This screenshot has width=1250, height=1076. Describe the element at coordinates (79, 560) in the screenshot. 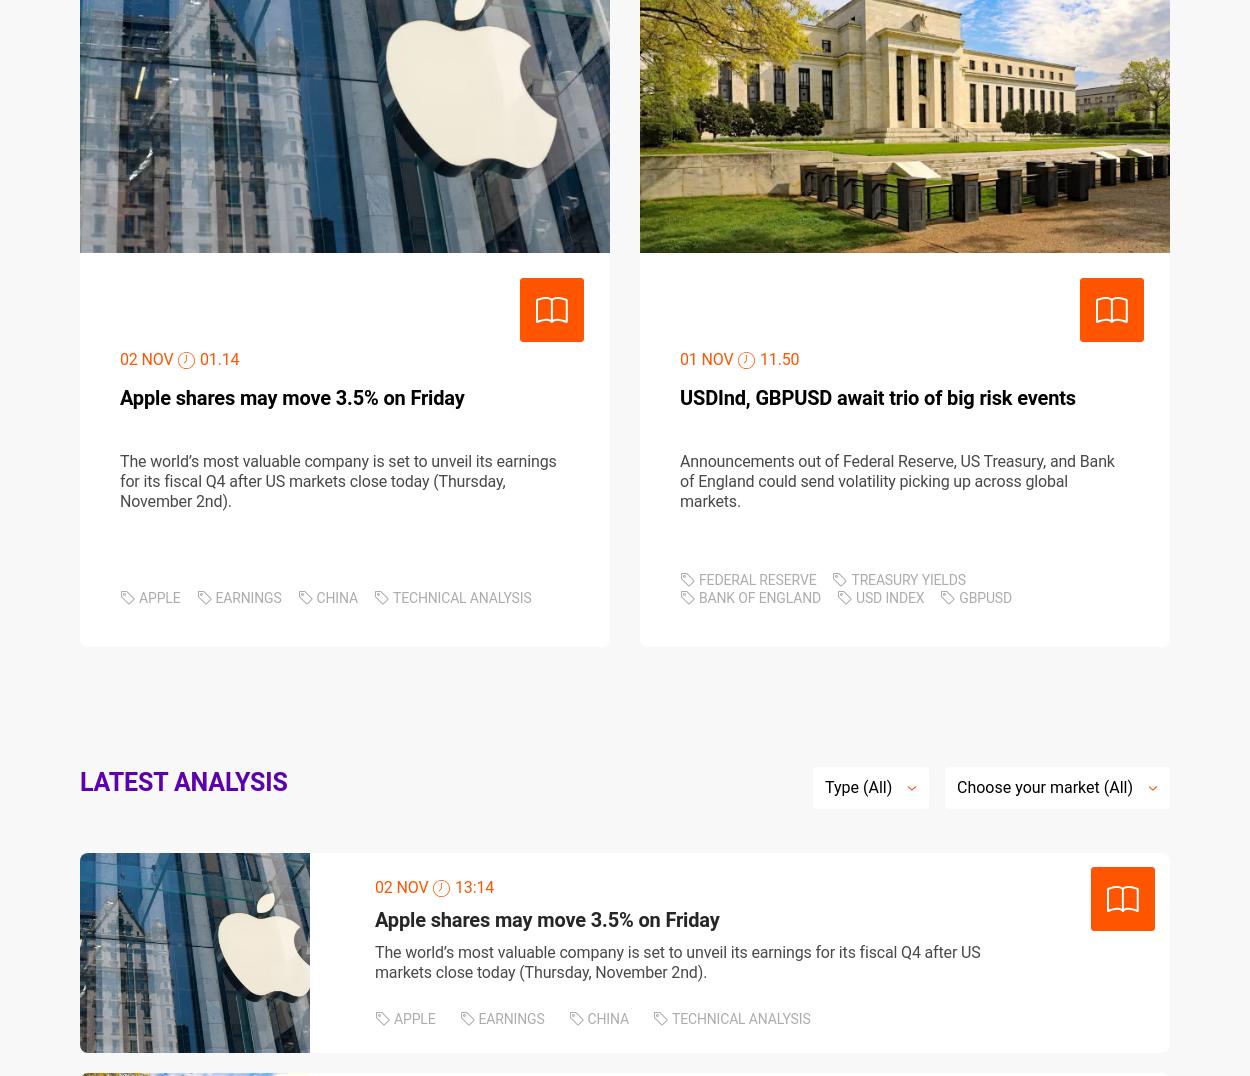

I see `'Privacy policy'` at that location.